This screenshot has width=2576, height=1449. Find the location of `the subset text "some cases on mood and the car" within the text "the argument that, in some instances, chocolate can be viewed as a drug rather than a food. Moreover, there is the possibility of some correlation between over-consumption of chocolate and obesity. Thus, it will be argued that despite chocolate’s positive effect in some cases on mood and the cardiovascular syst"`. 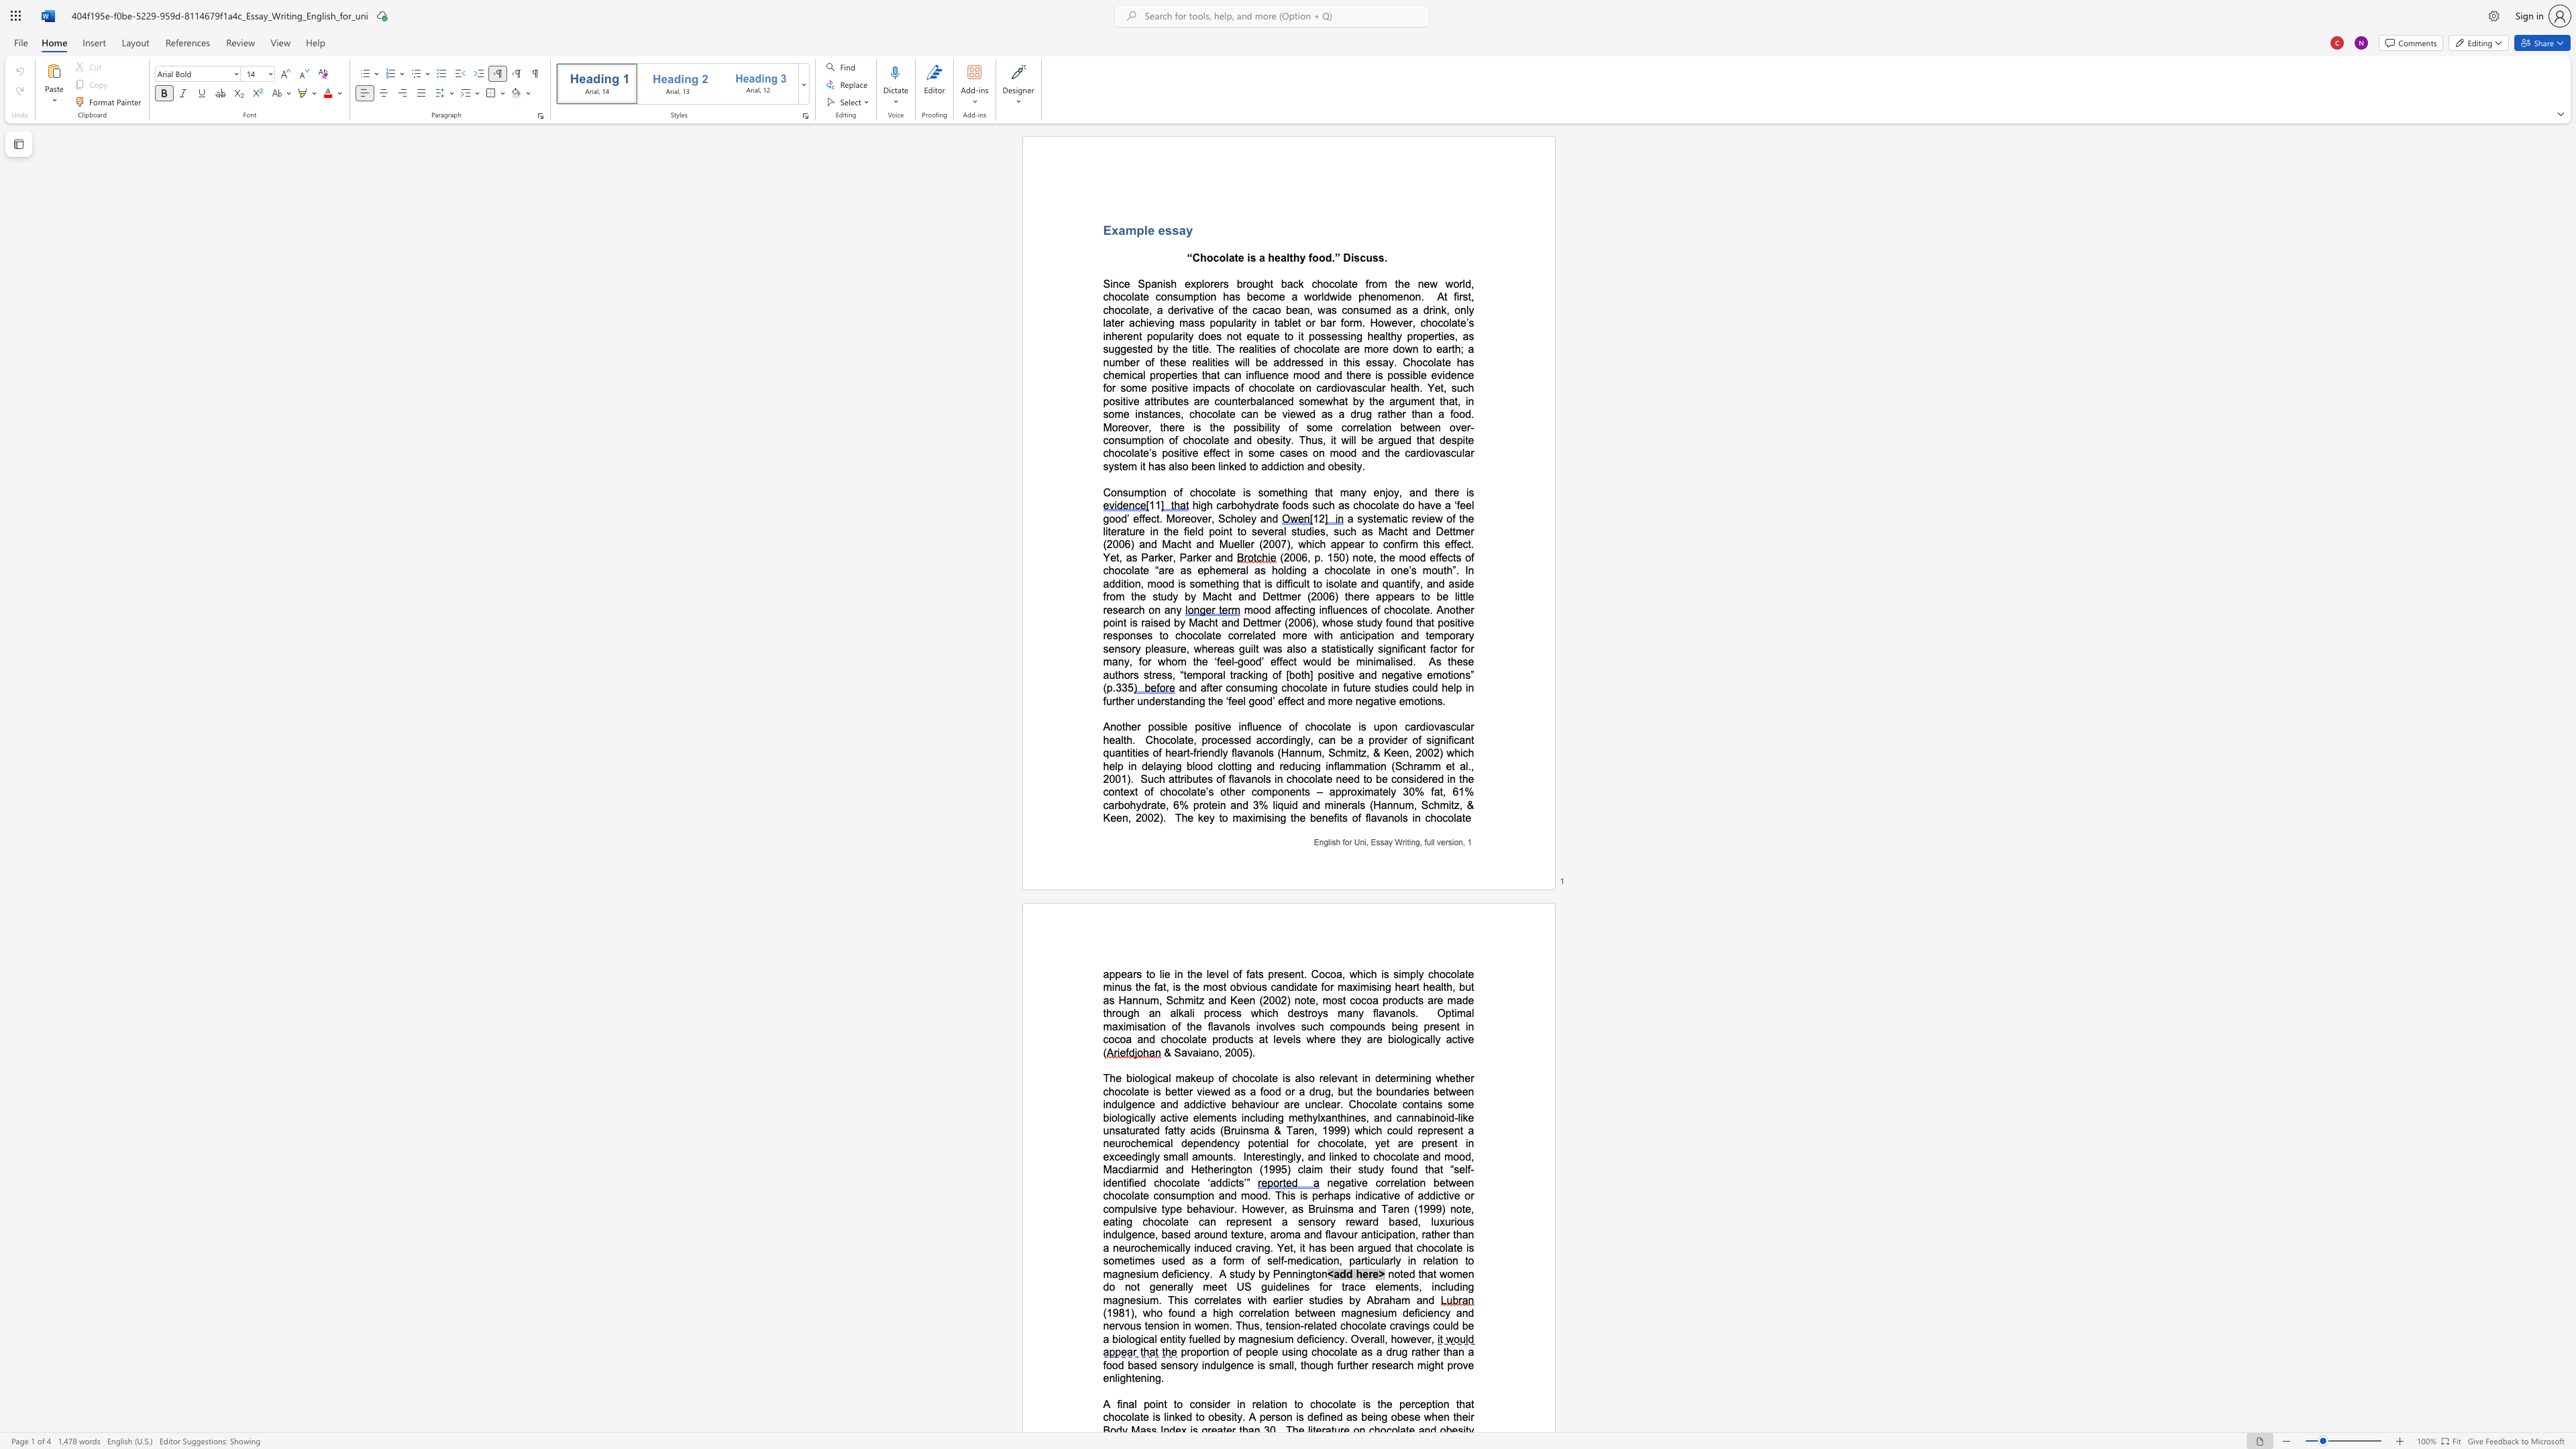

the subset text "some cases on mood and the car" within the text "the argument that, in some instances, chocolate can be viewed as a drug rather than a food. Moreover, there is the possibility of some correlation between over-consumption of chocolate and obesity. Thus, it will be argued that despite chocolate’s positive effect in some cases on mood and the cardiovascular syst" is located at coordinates (1246, 452).